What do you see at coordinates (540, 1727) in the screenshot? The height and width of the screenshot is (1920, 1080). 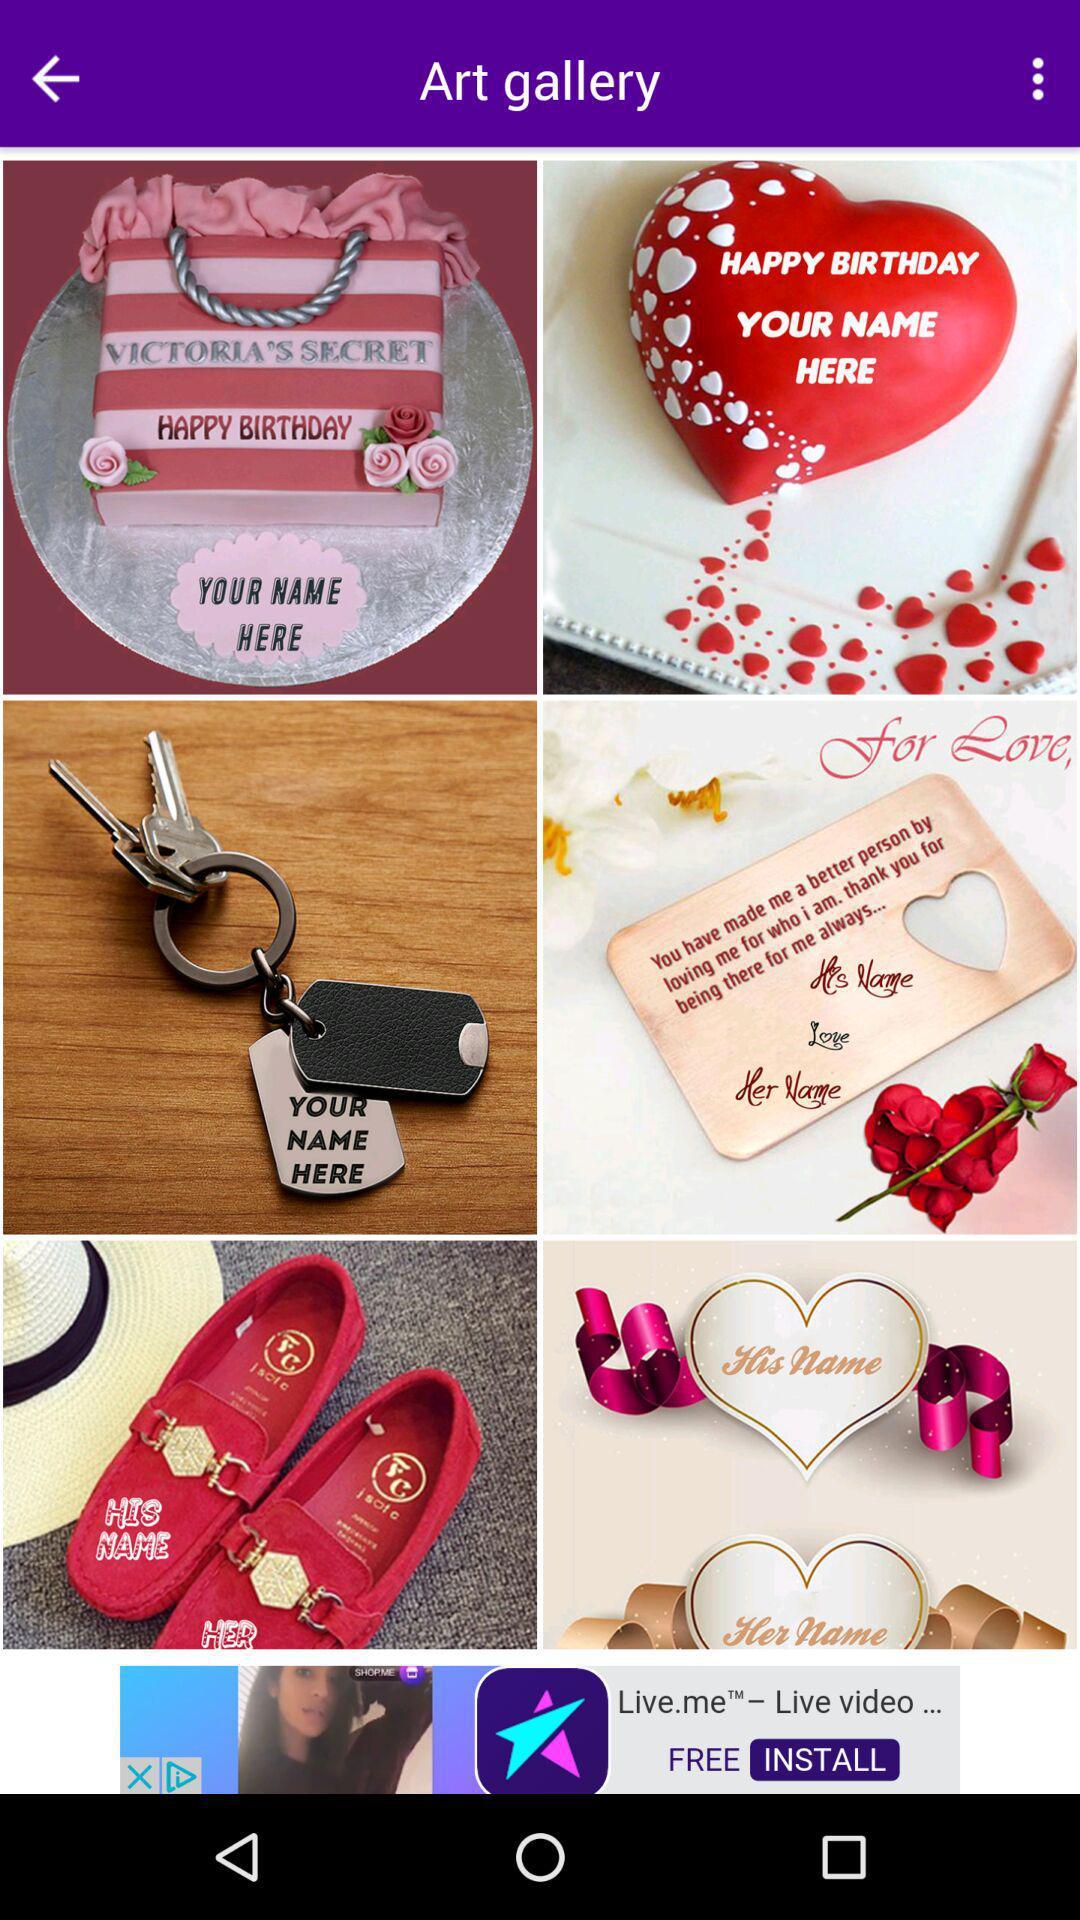 I see `open` at bounding box center [540, 1727].